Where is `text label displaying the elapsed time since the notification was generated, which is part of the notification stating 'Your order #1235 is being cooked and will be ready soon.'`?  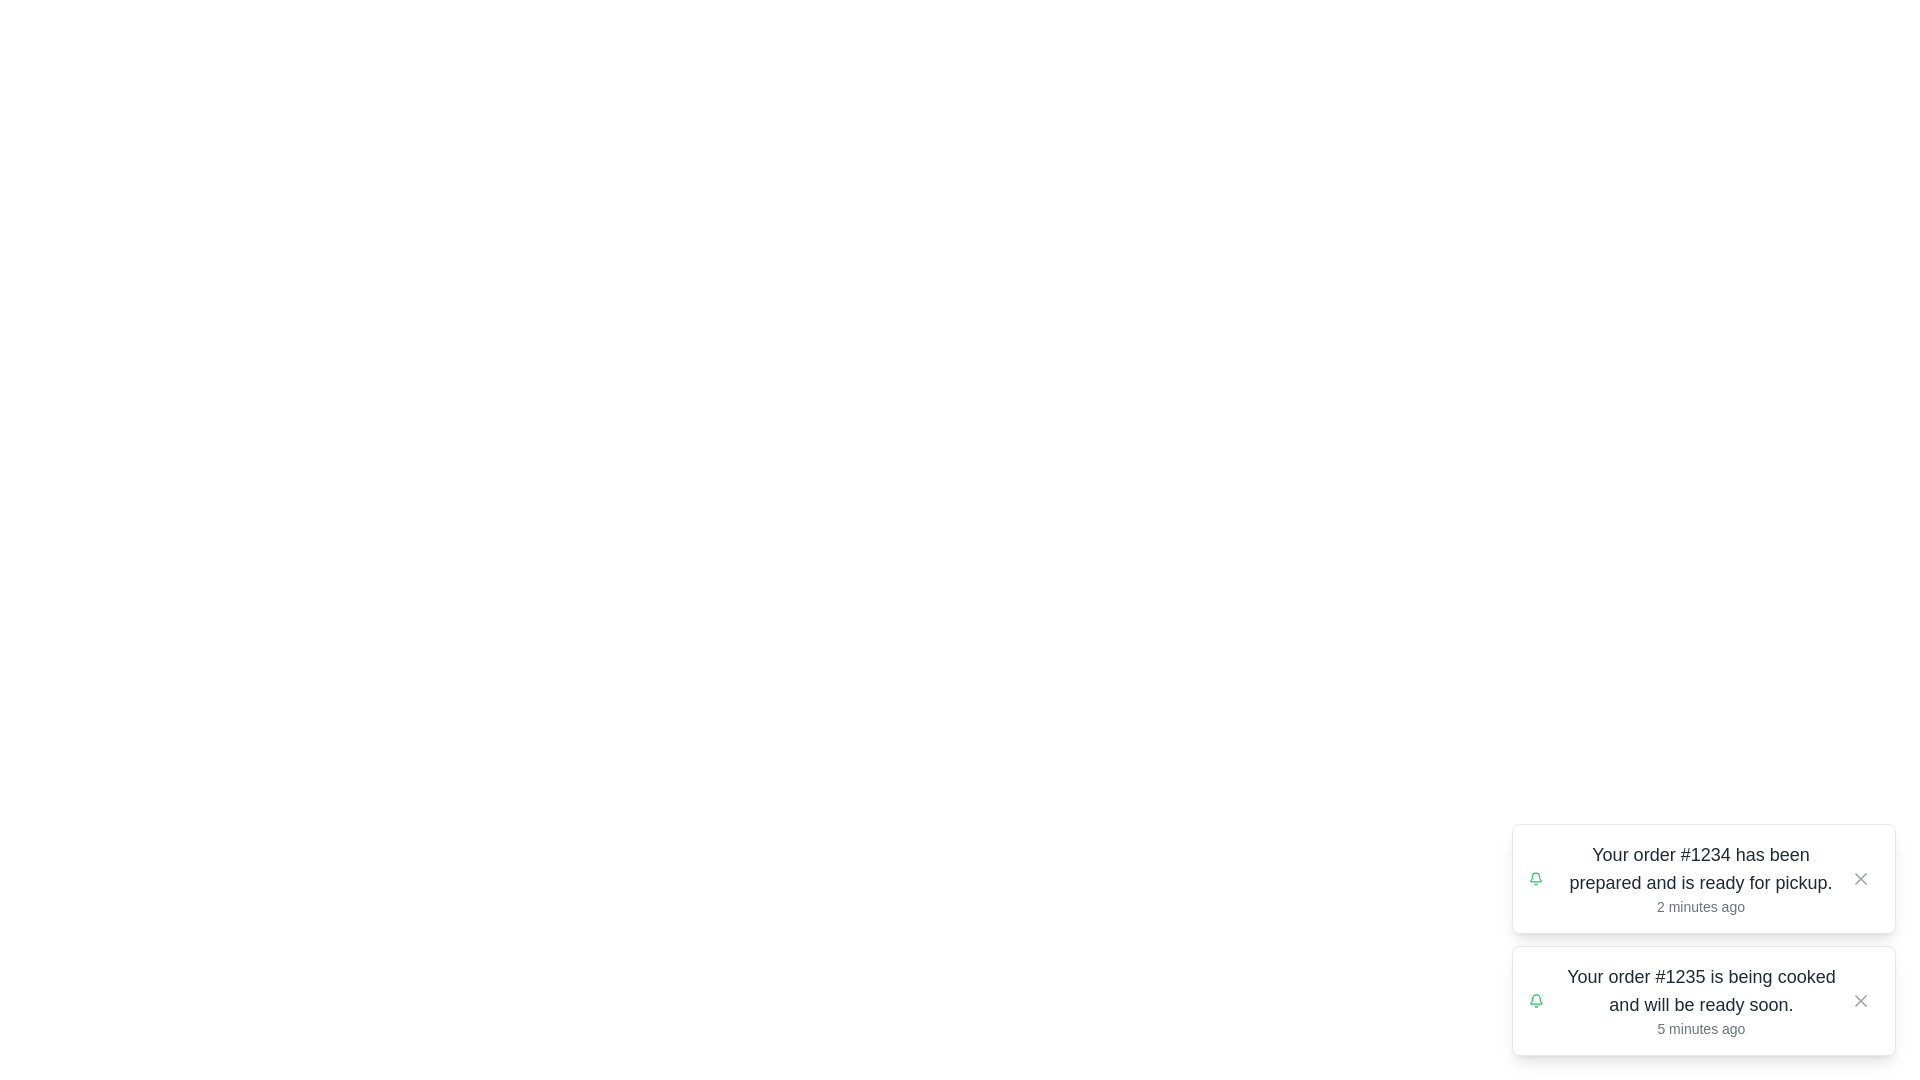 text label displaying the elapsed time since the notification was generated, which is part of the notification stating 'Your order #1235 is being cooked and will be ready soon.' is located at coordinates (1700, 1029).